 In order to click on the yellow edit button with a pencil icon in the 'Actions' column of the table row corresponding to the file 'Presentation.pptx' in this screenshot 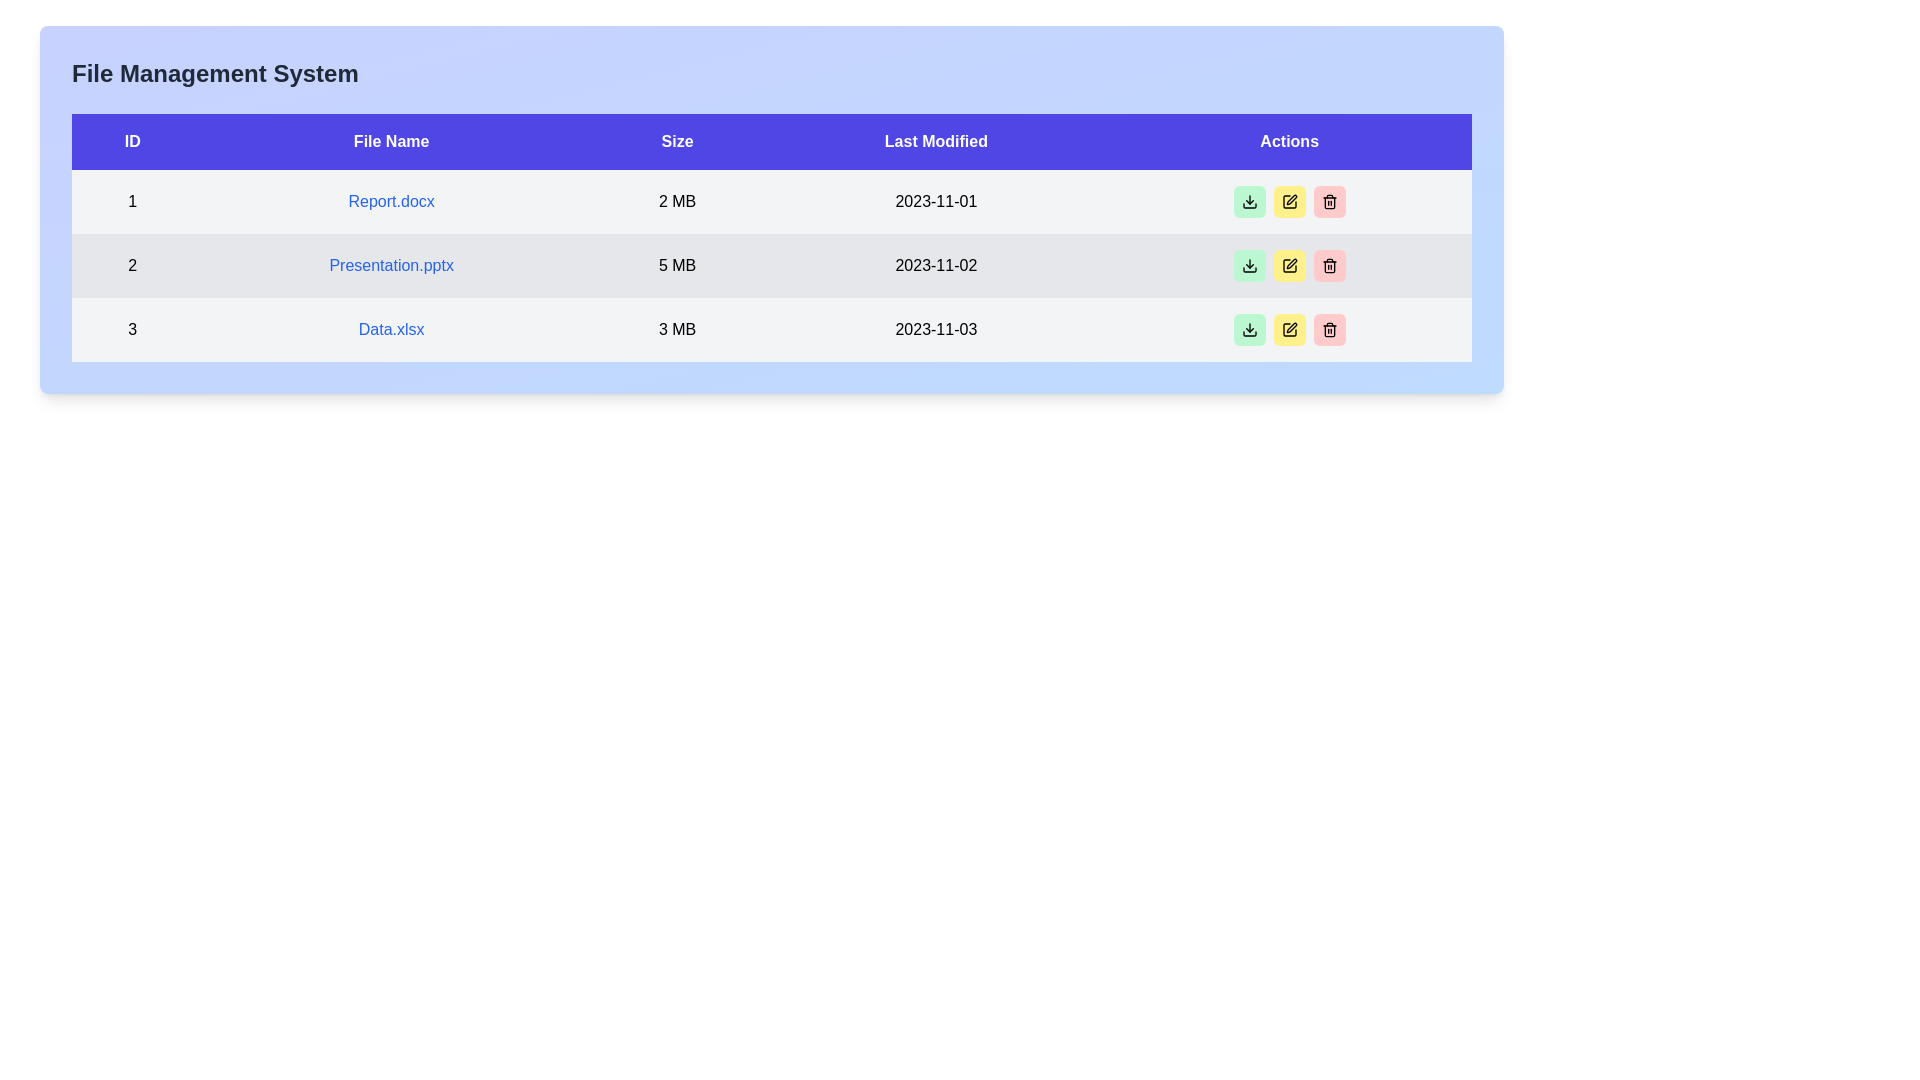, I will do `click(1289, 265)`.